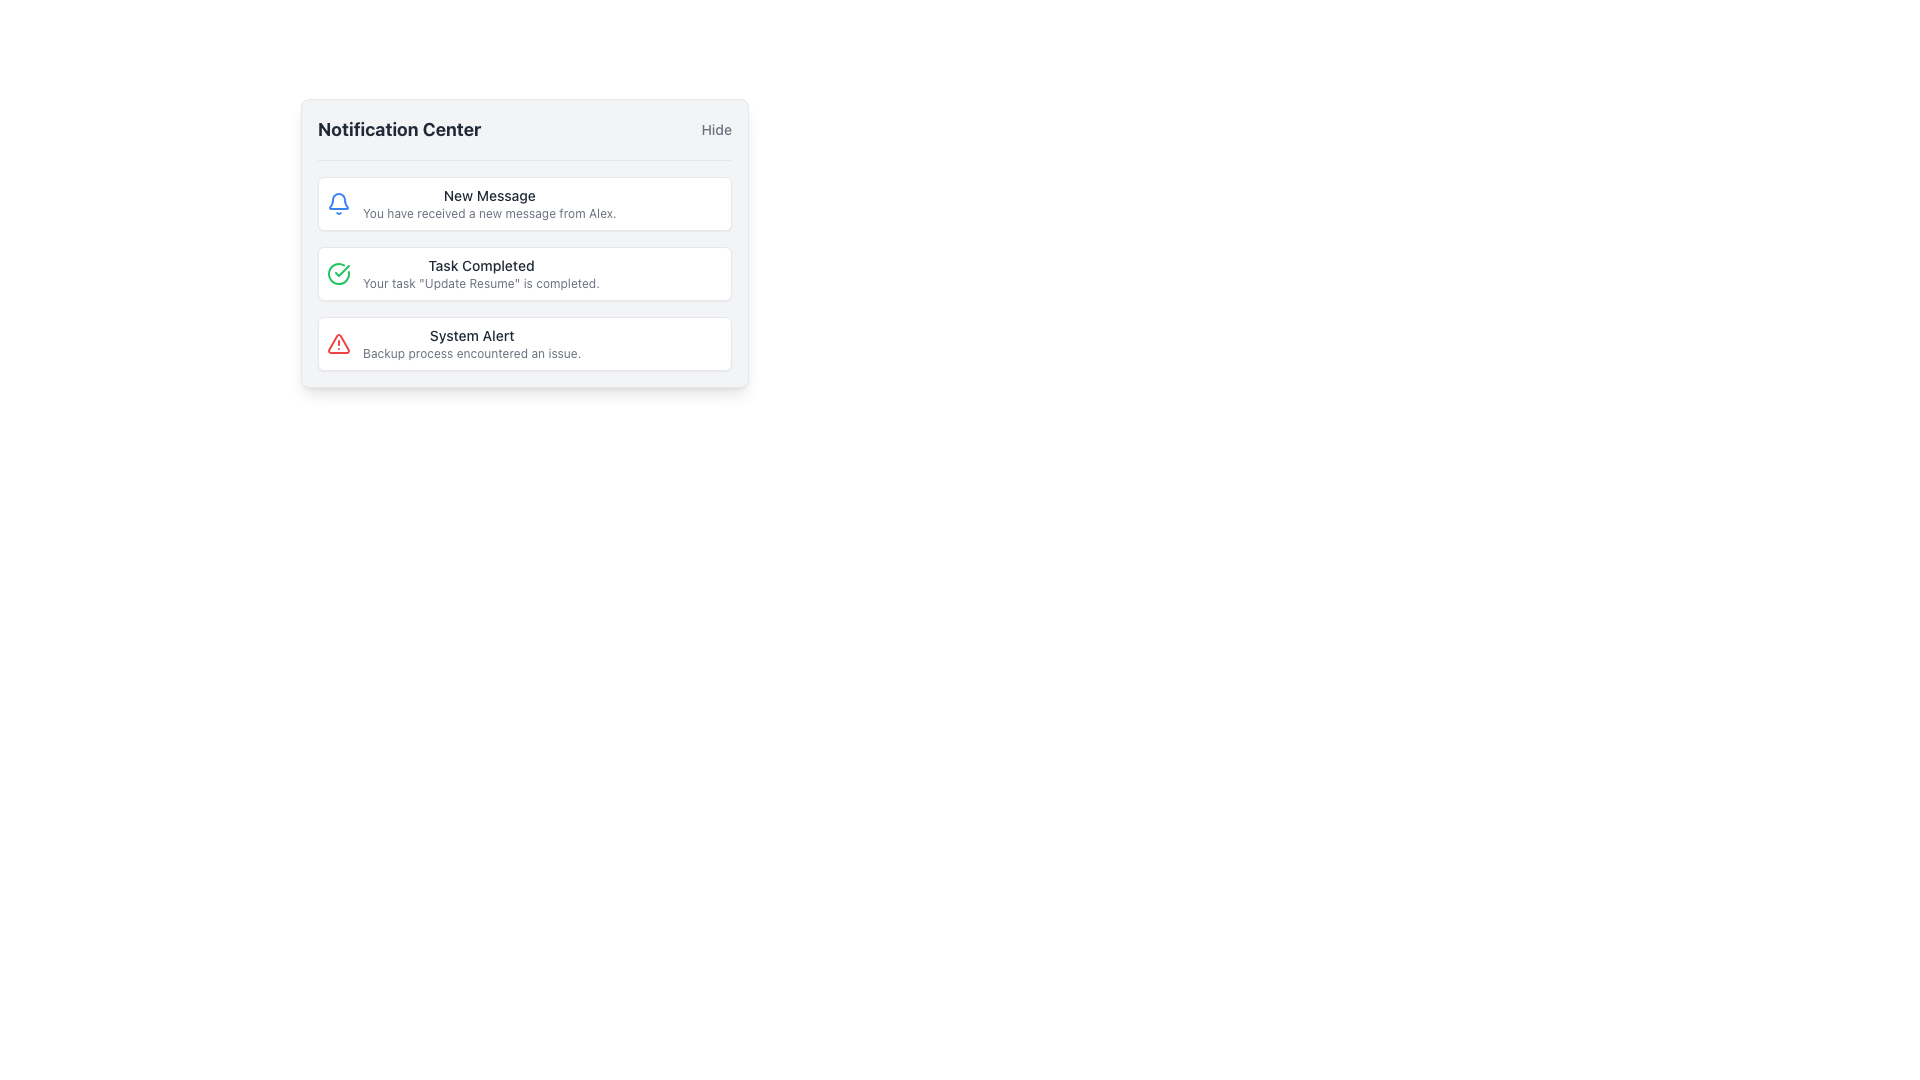 The width and height of the screenshot is (1920, 1080). Describe the element at coordinates (339, 201) in the screenshot. I see `the graphical icon segment that forms the lower half of the bell-shaped notification icon in the notification center interface` at that location.